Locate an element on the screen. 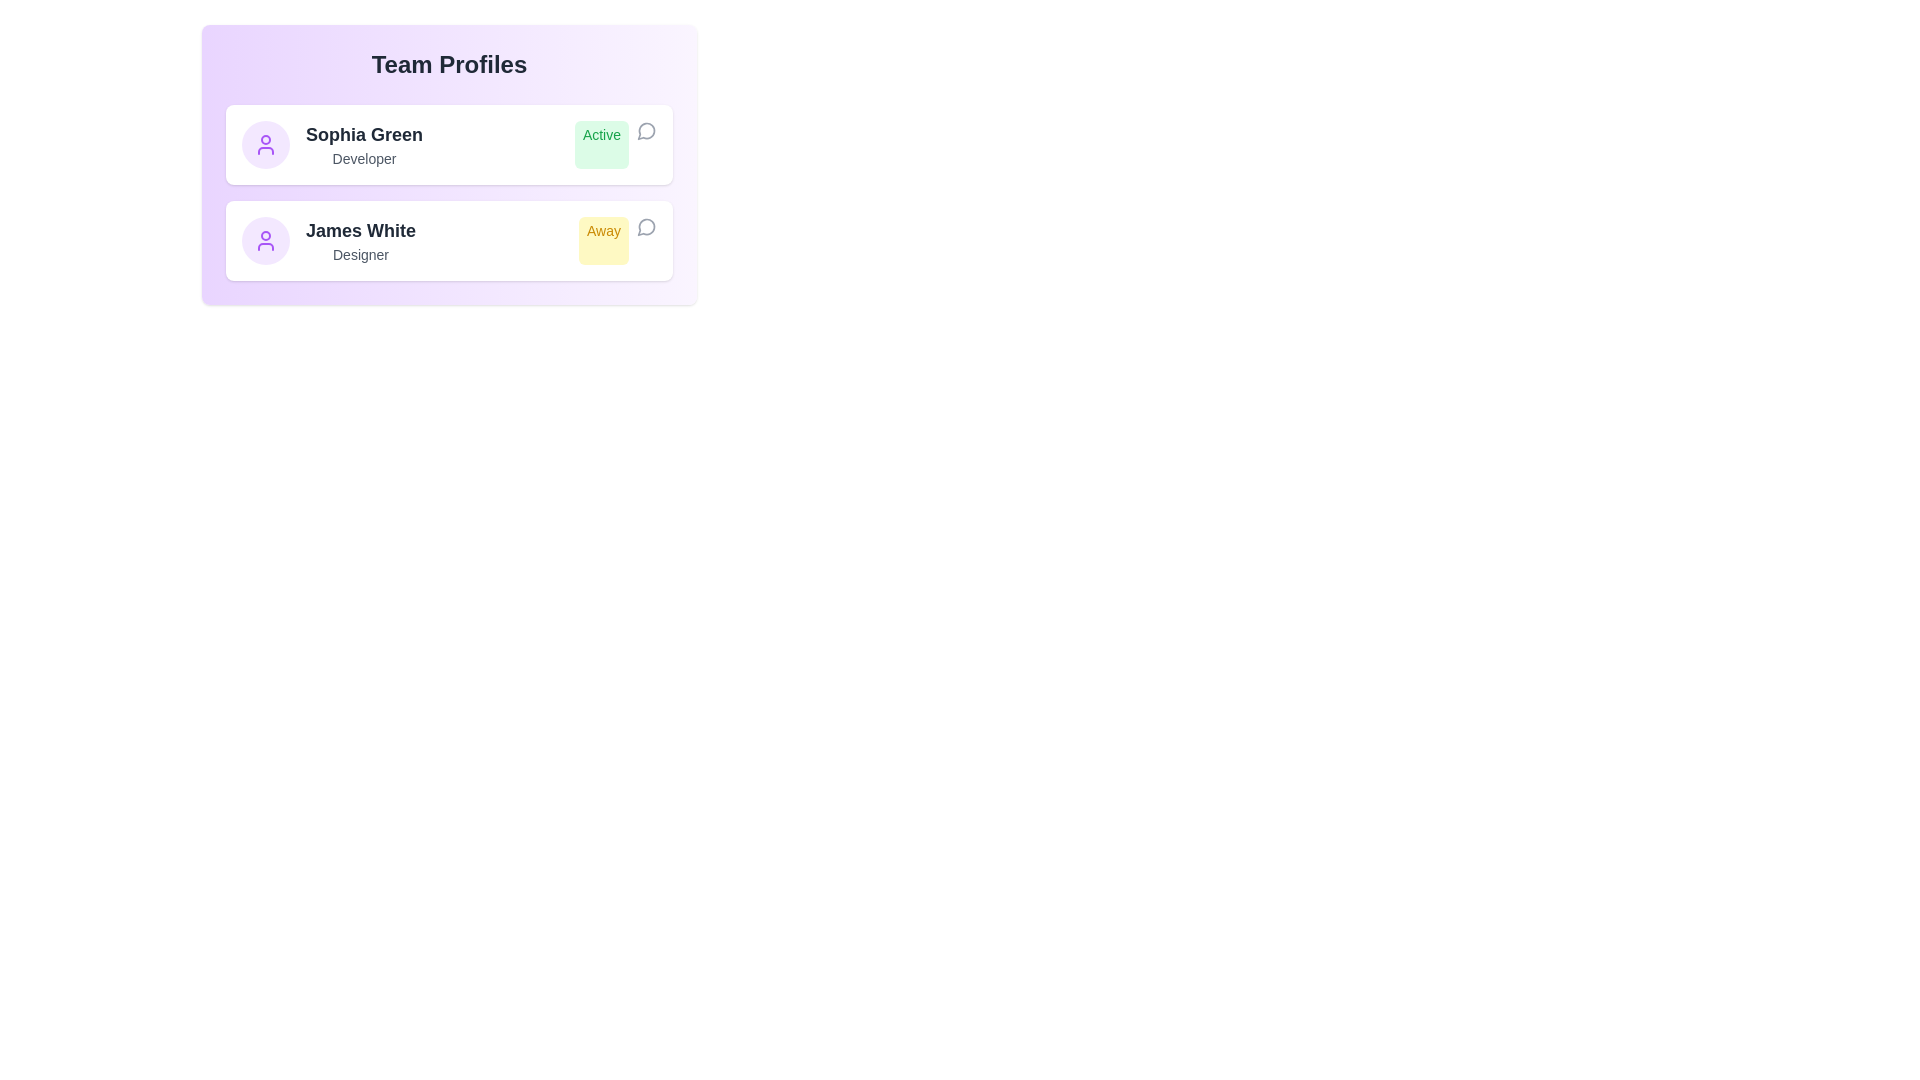  the user profile icon representing 'James White' located to the left of the text in the 'Team Profiles' section is located at coordinates (264, 239).